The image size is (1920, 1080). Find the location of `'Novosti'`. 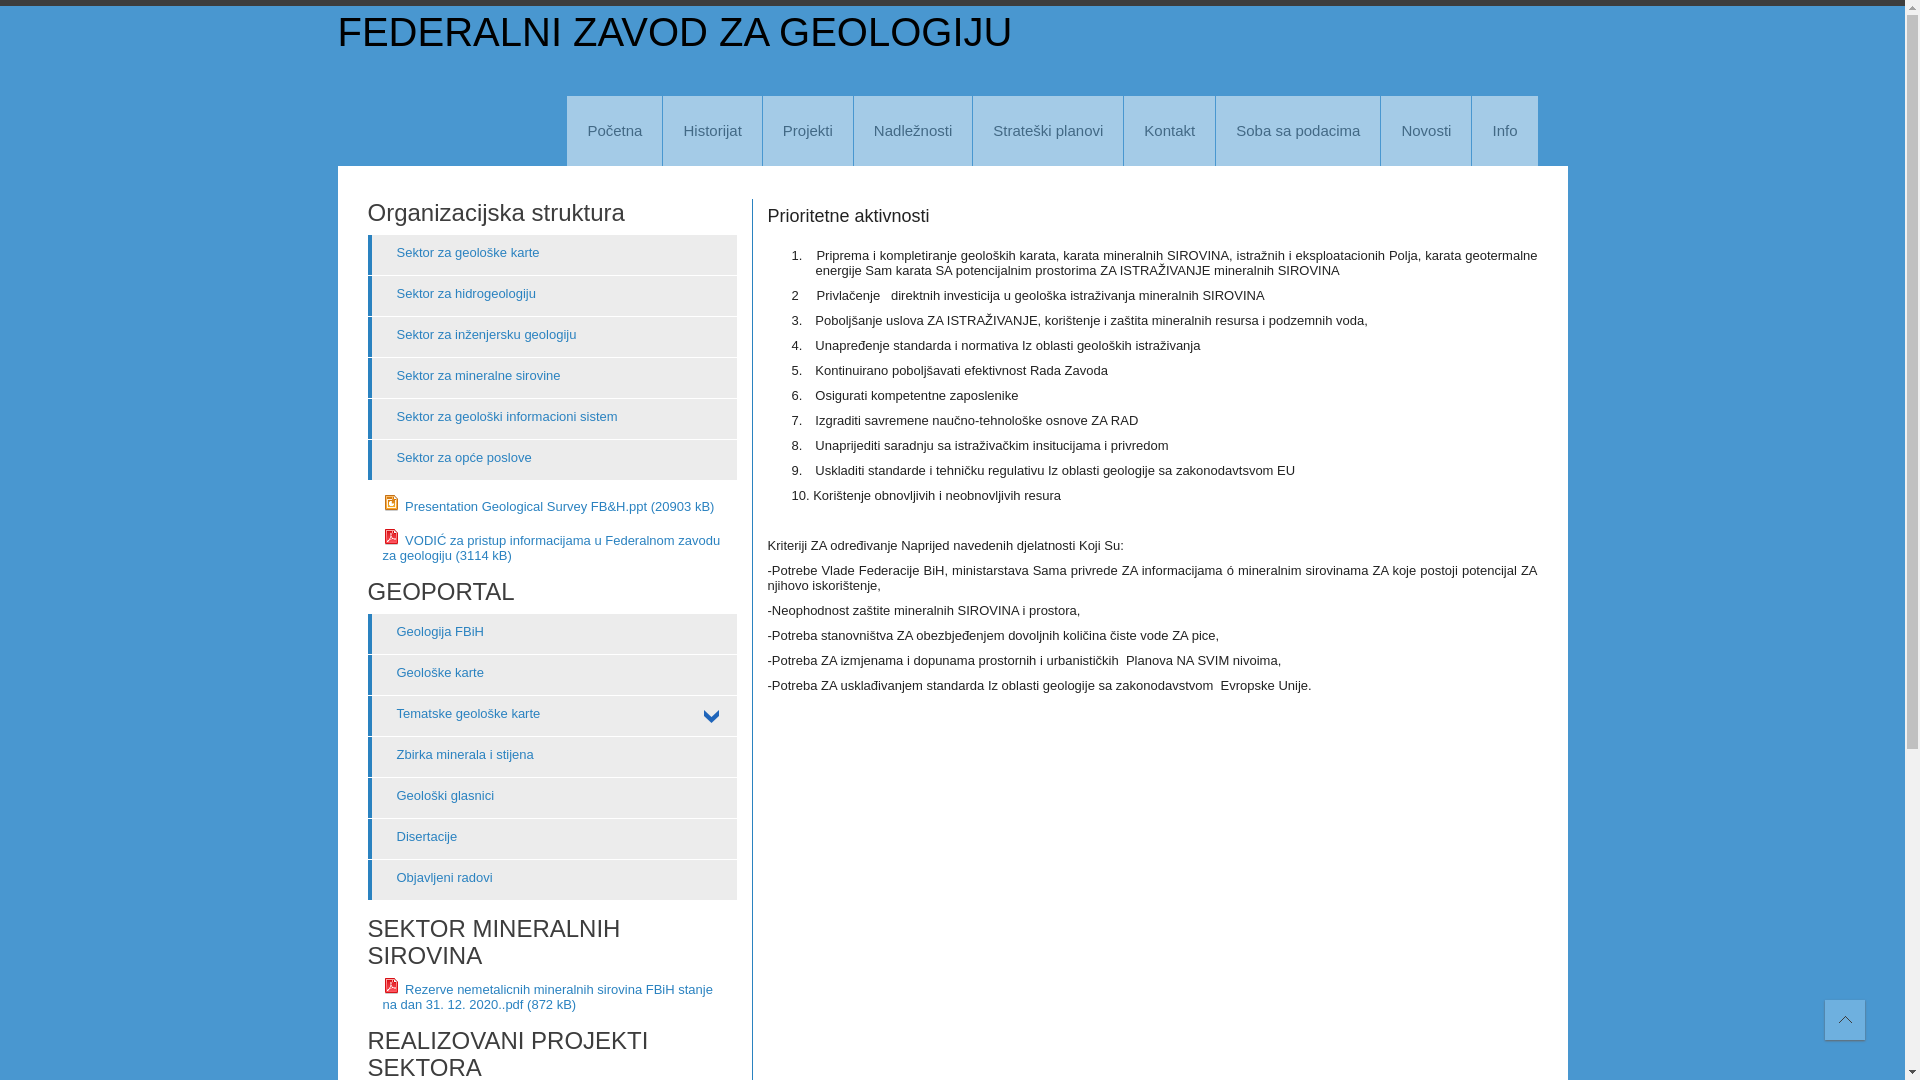

'Novosti' is located at coordinates (1424, 131).